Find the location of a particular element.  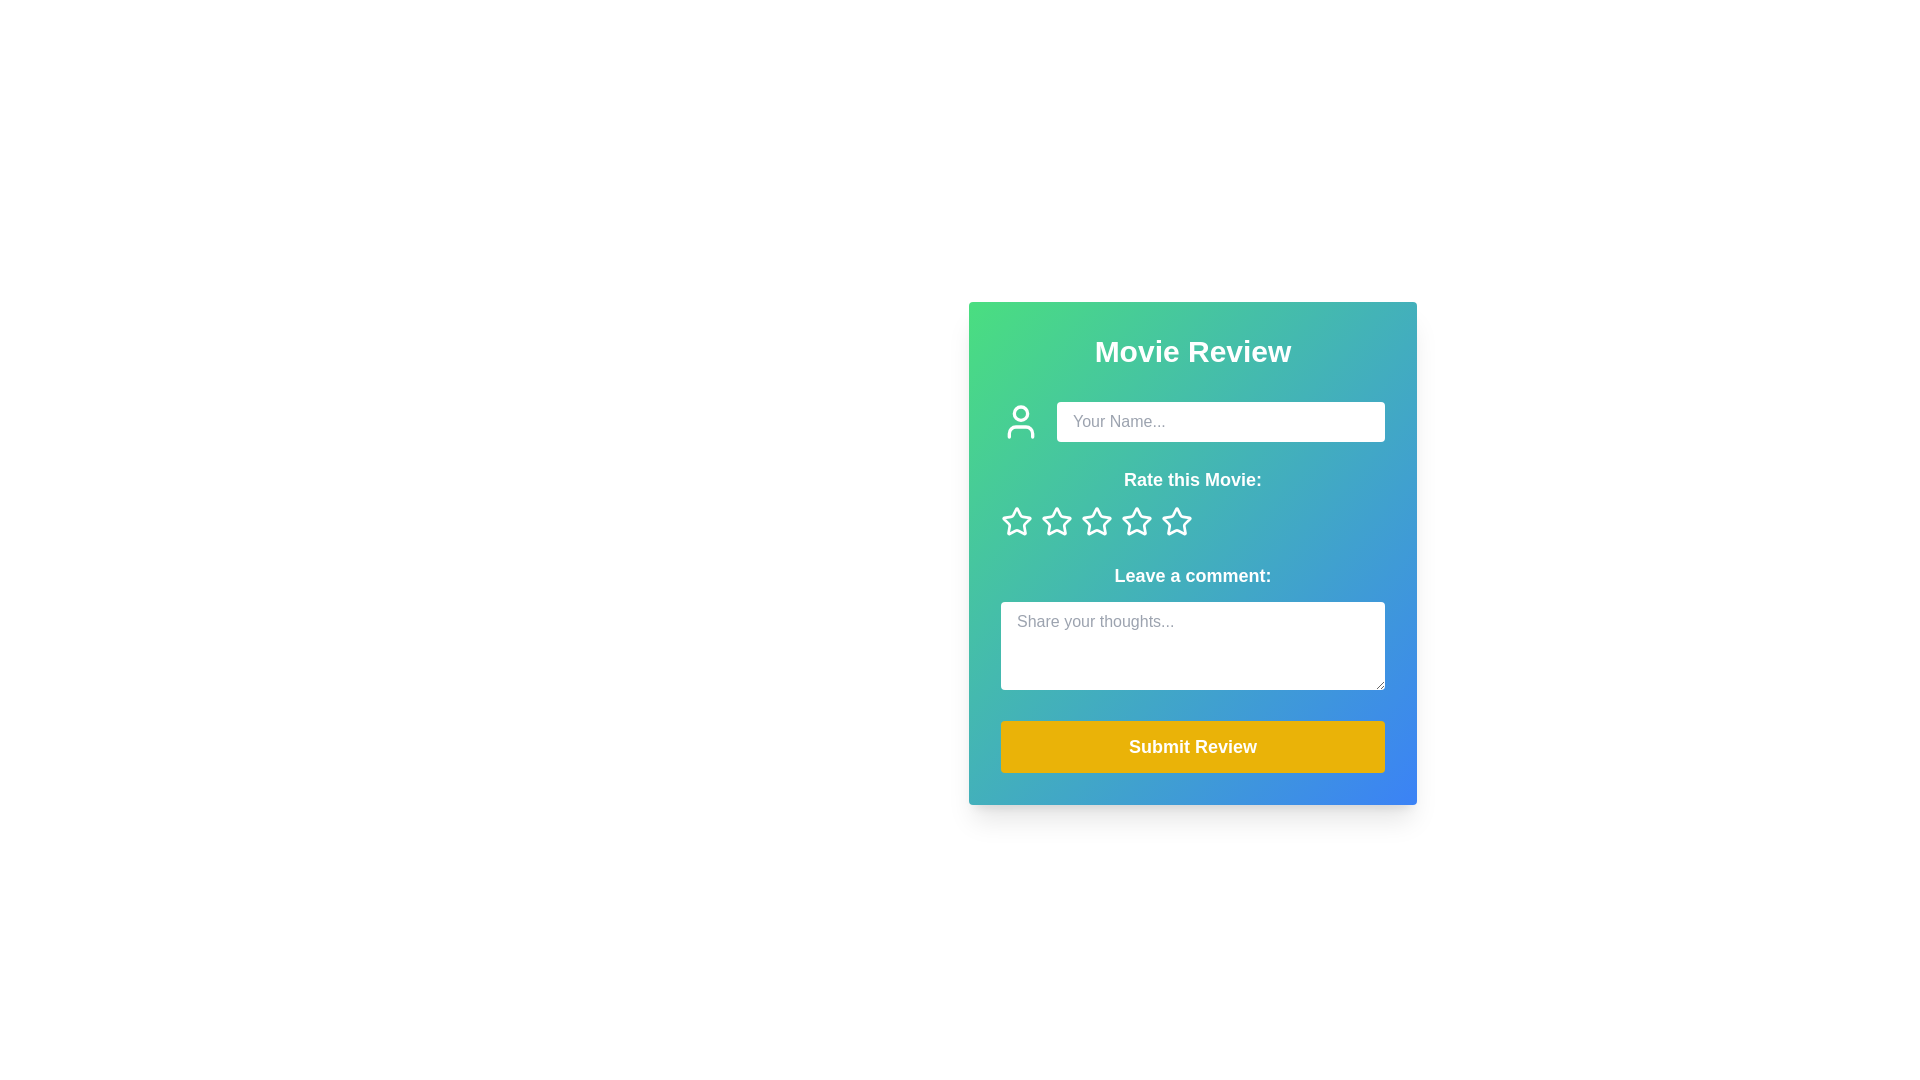

the third star-shaped icon is located at coordinates (1137, 520).